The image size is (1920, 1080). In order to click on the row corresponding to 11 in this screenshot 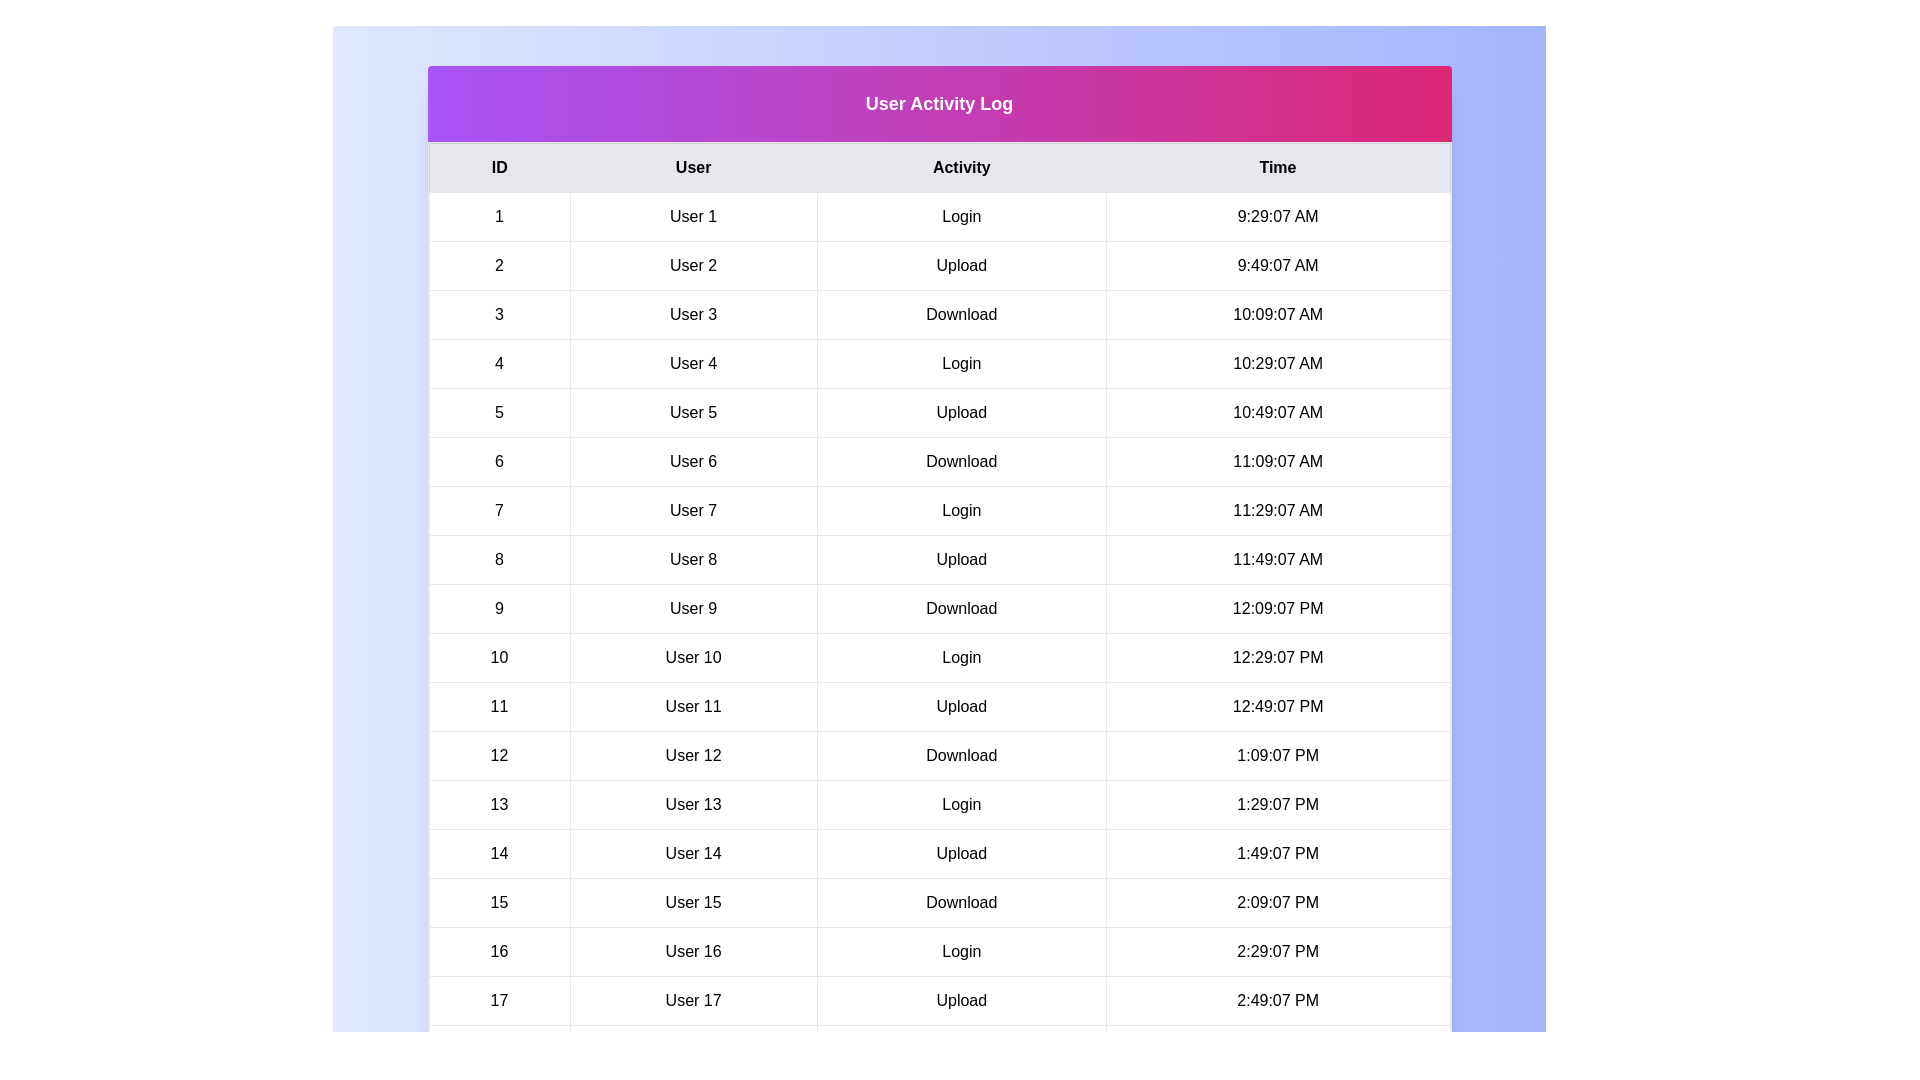, I will do `click(938, 705)`.